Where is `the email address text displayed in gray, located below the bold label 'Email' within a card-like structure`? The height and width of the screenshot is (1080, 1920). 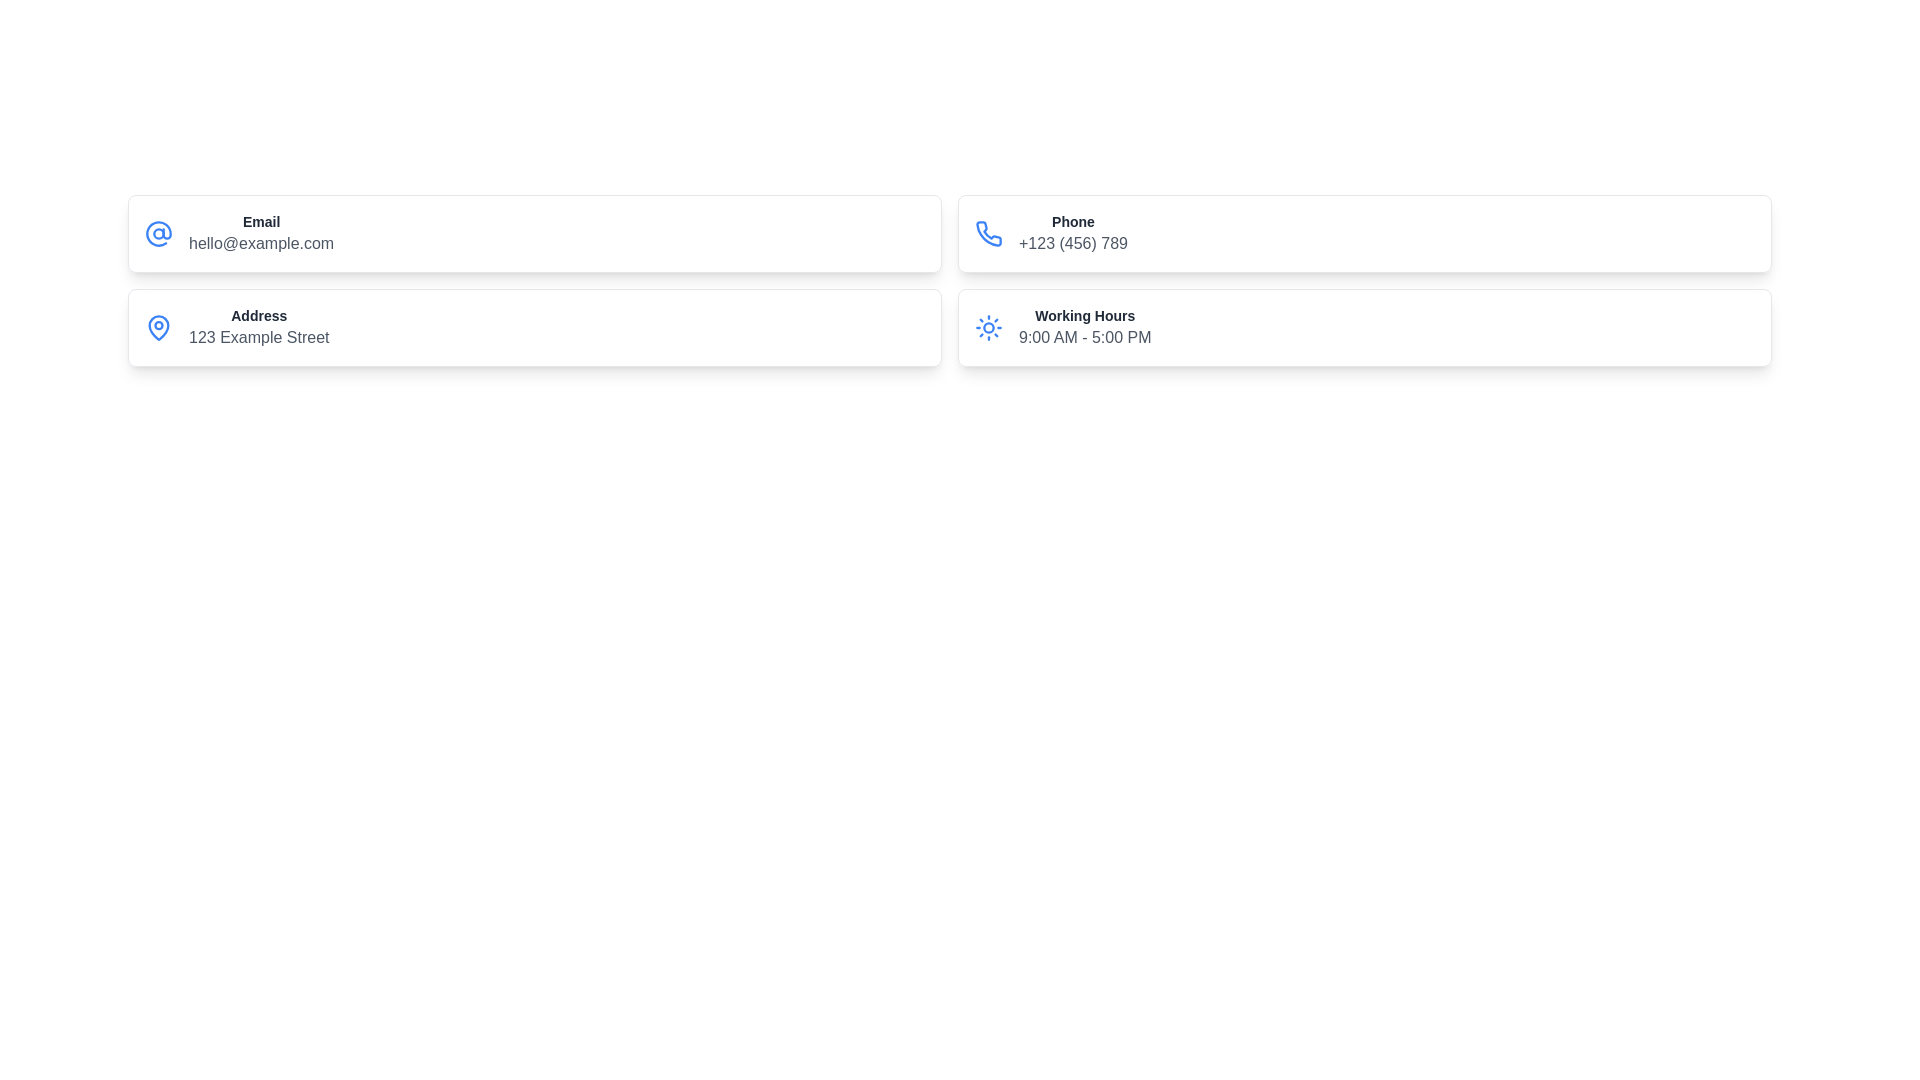
the email address text displayed in gray, located below the bold label 'Email' within a card-like structure is located at coordinates (260, 242).